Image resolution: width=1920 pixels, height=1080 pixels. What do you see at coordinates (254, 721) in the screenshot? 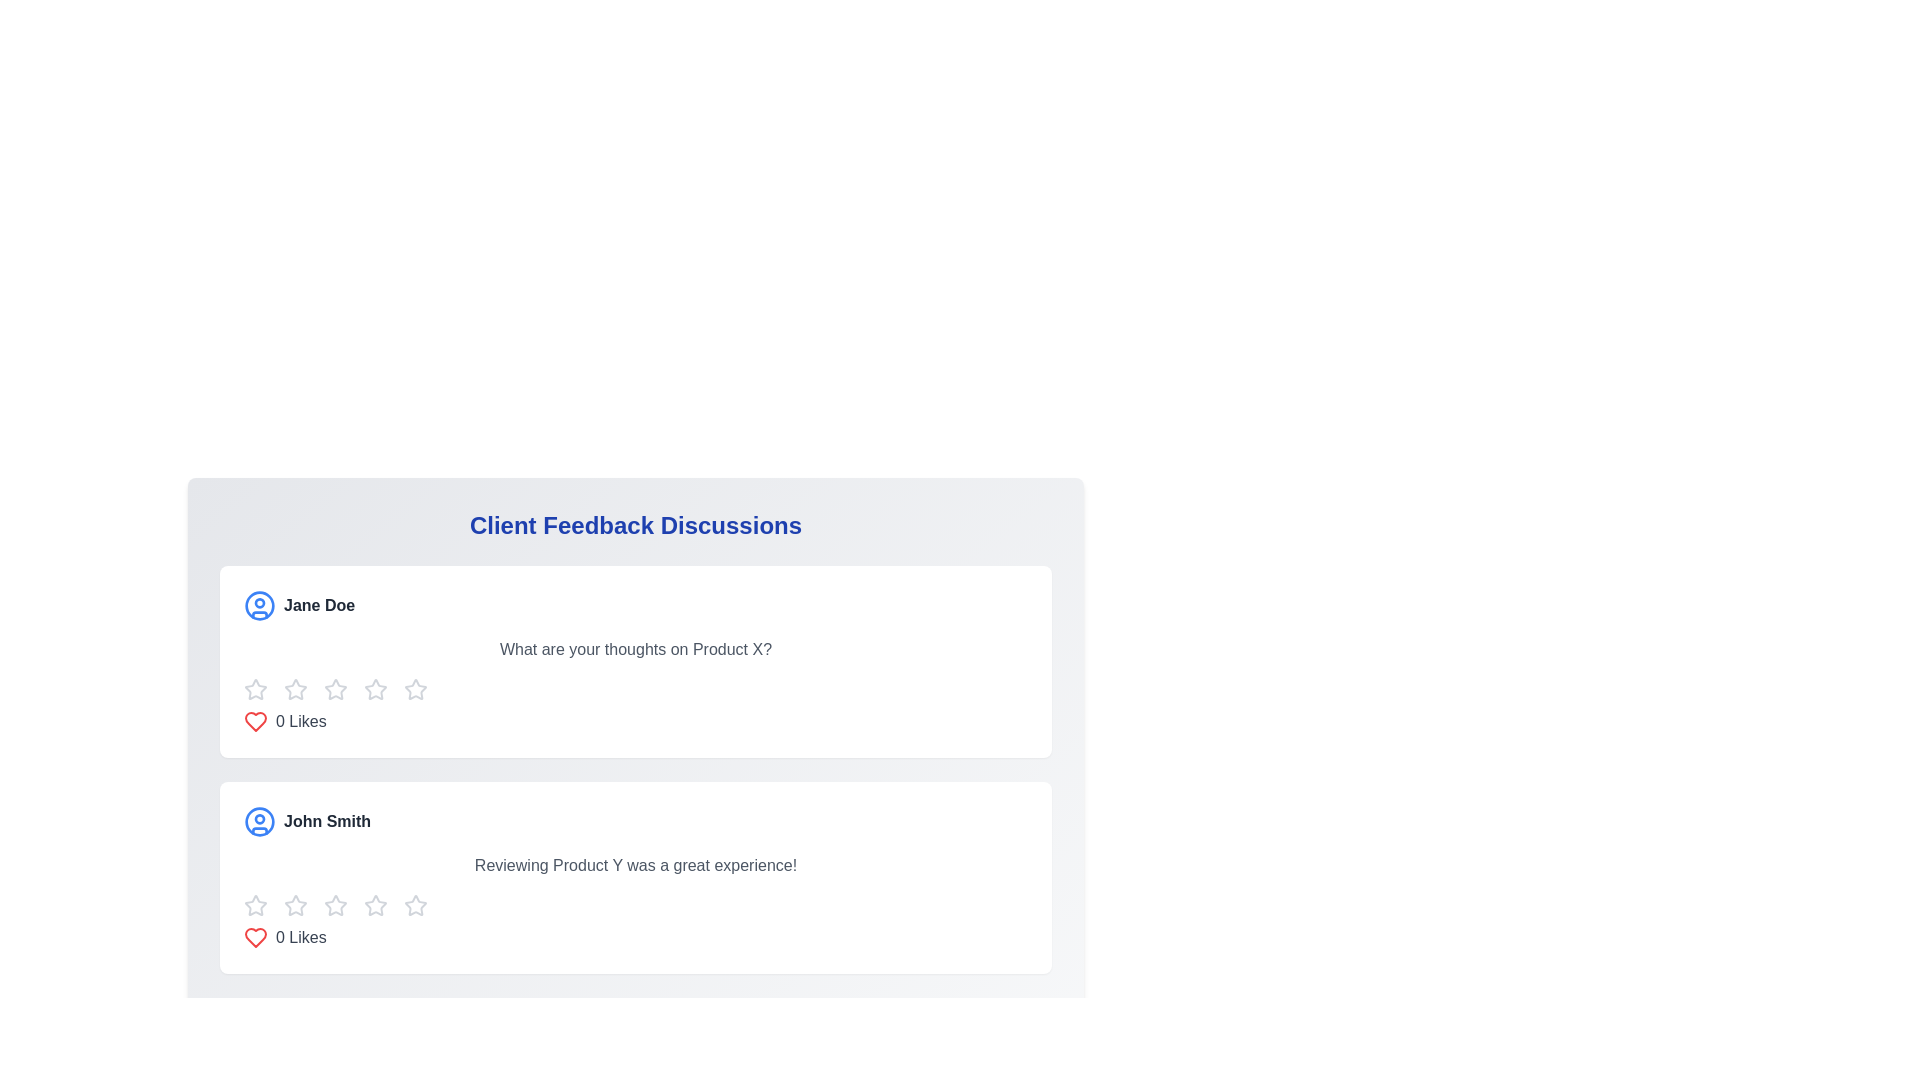
I see `the like button located to the left of the '0 Likes' text in the feedback section under Jane Doe's comment` at bounding box center [254, 721].